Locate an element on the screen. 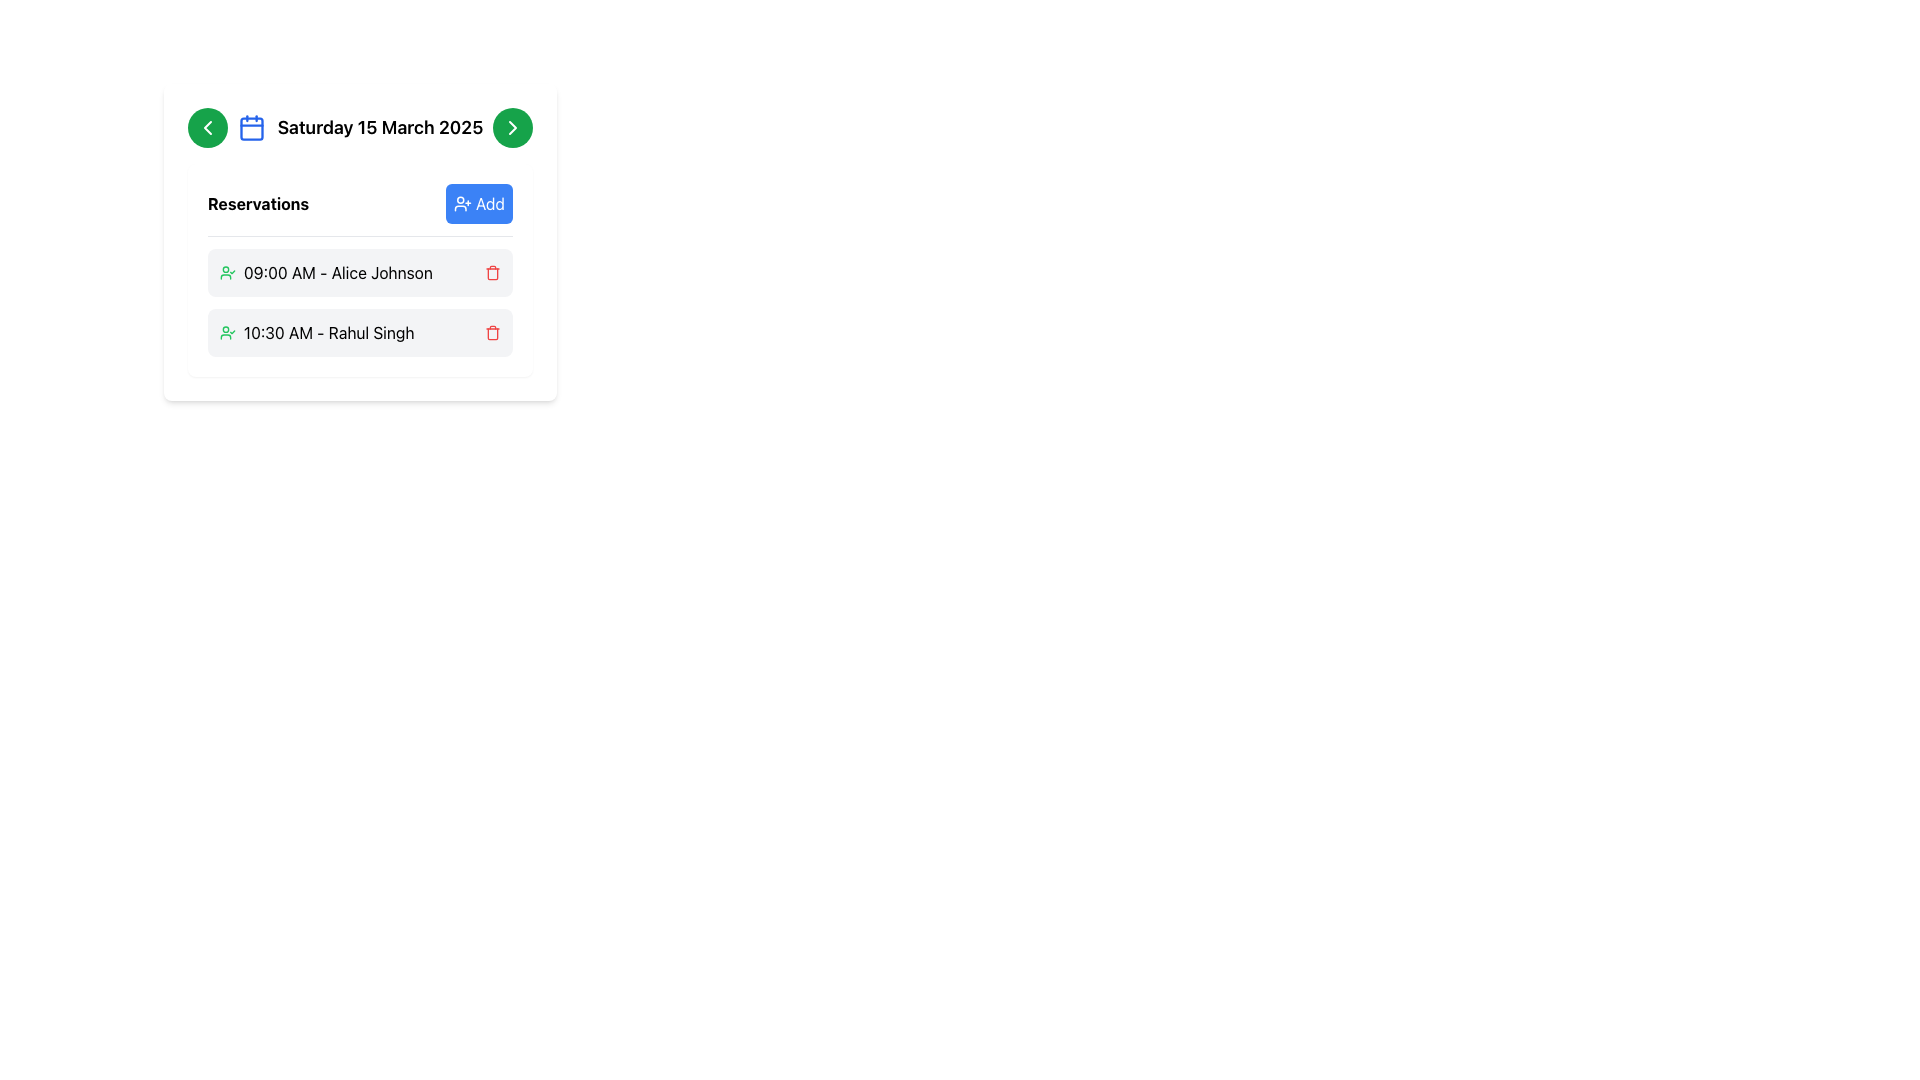 This screenshot has width=1920, height=1080. the list item displaying '10:30 AM - Rahul Singh' is located at coordinates (316, 331).